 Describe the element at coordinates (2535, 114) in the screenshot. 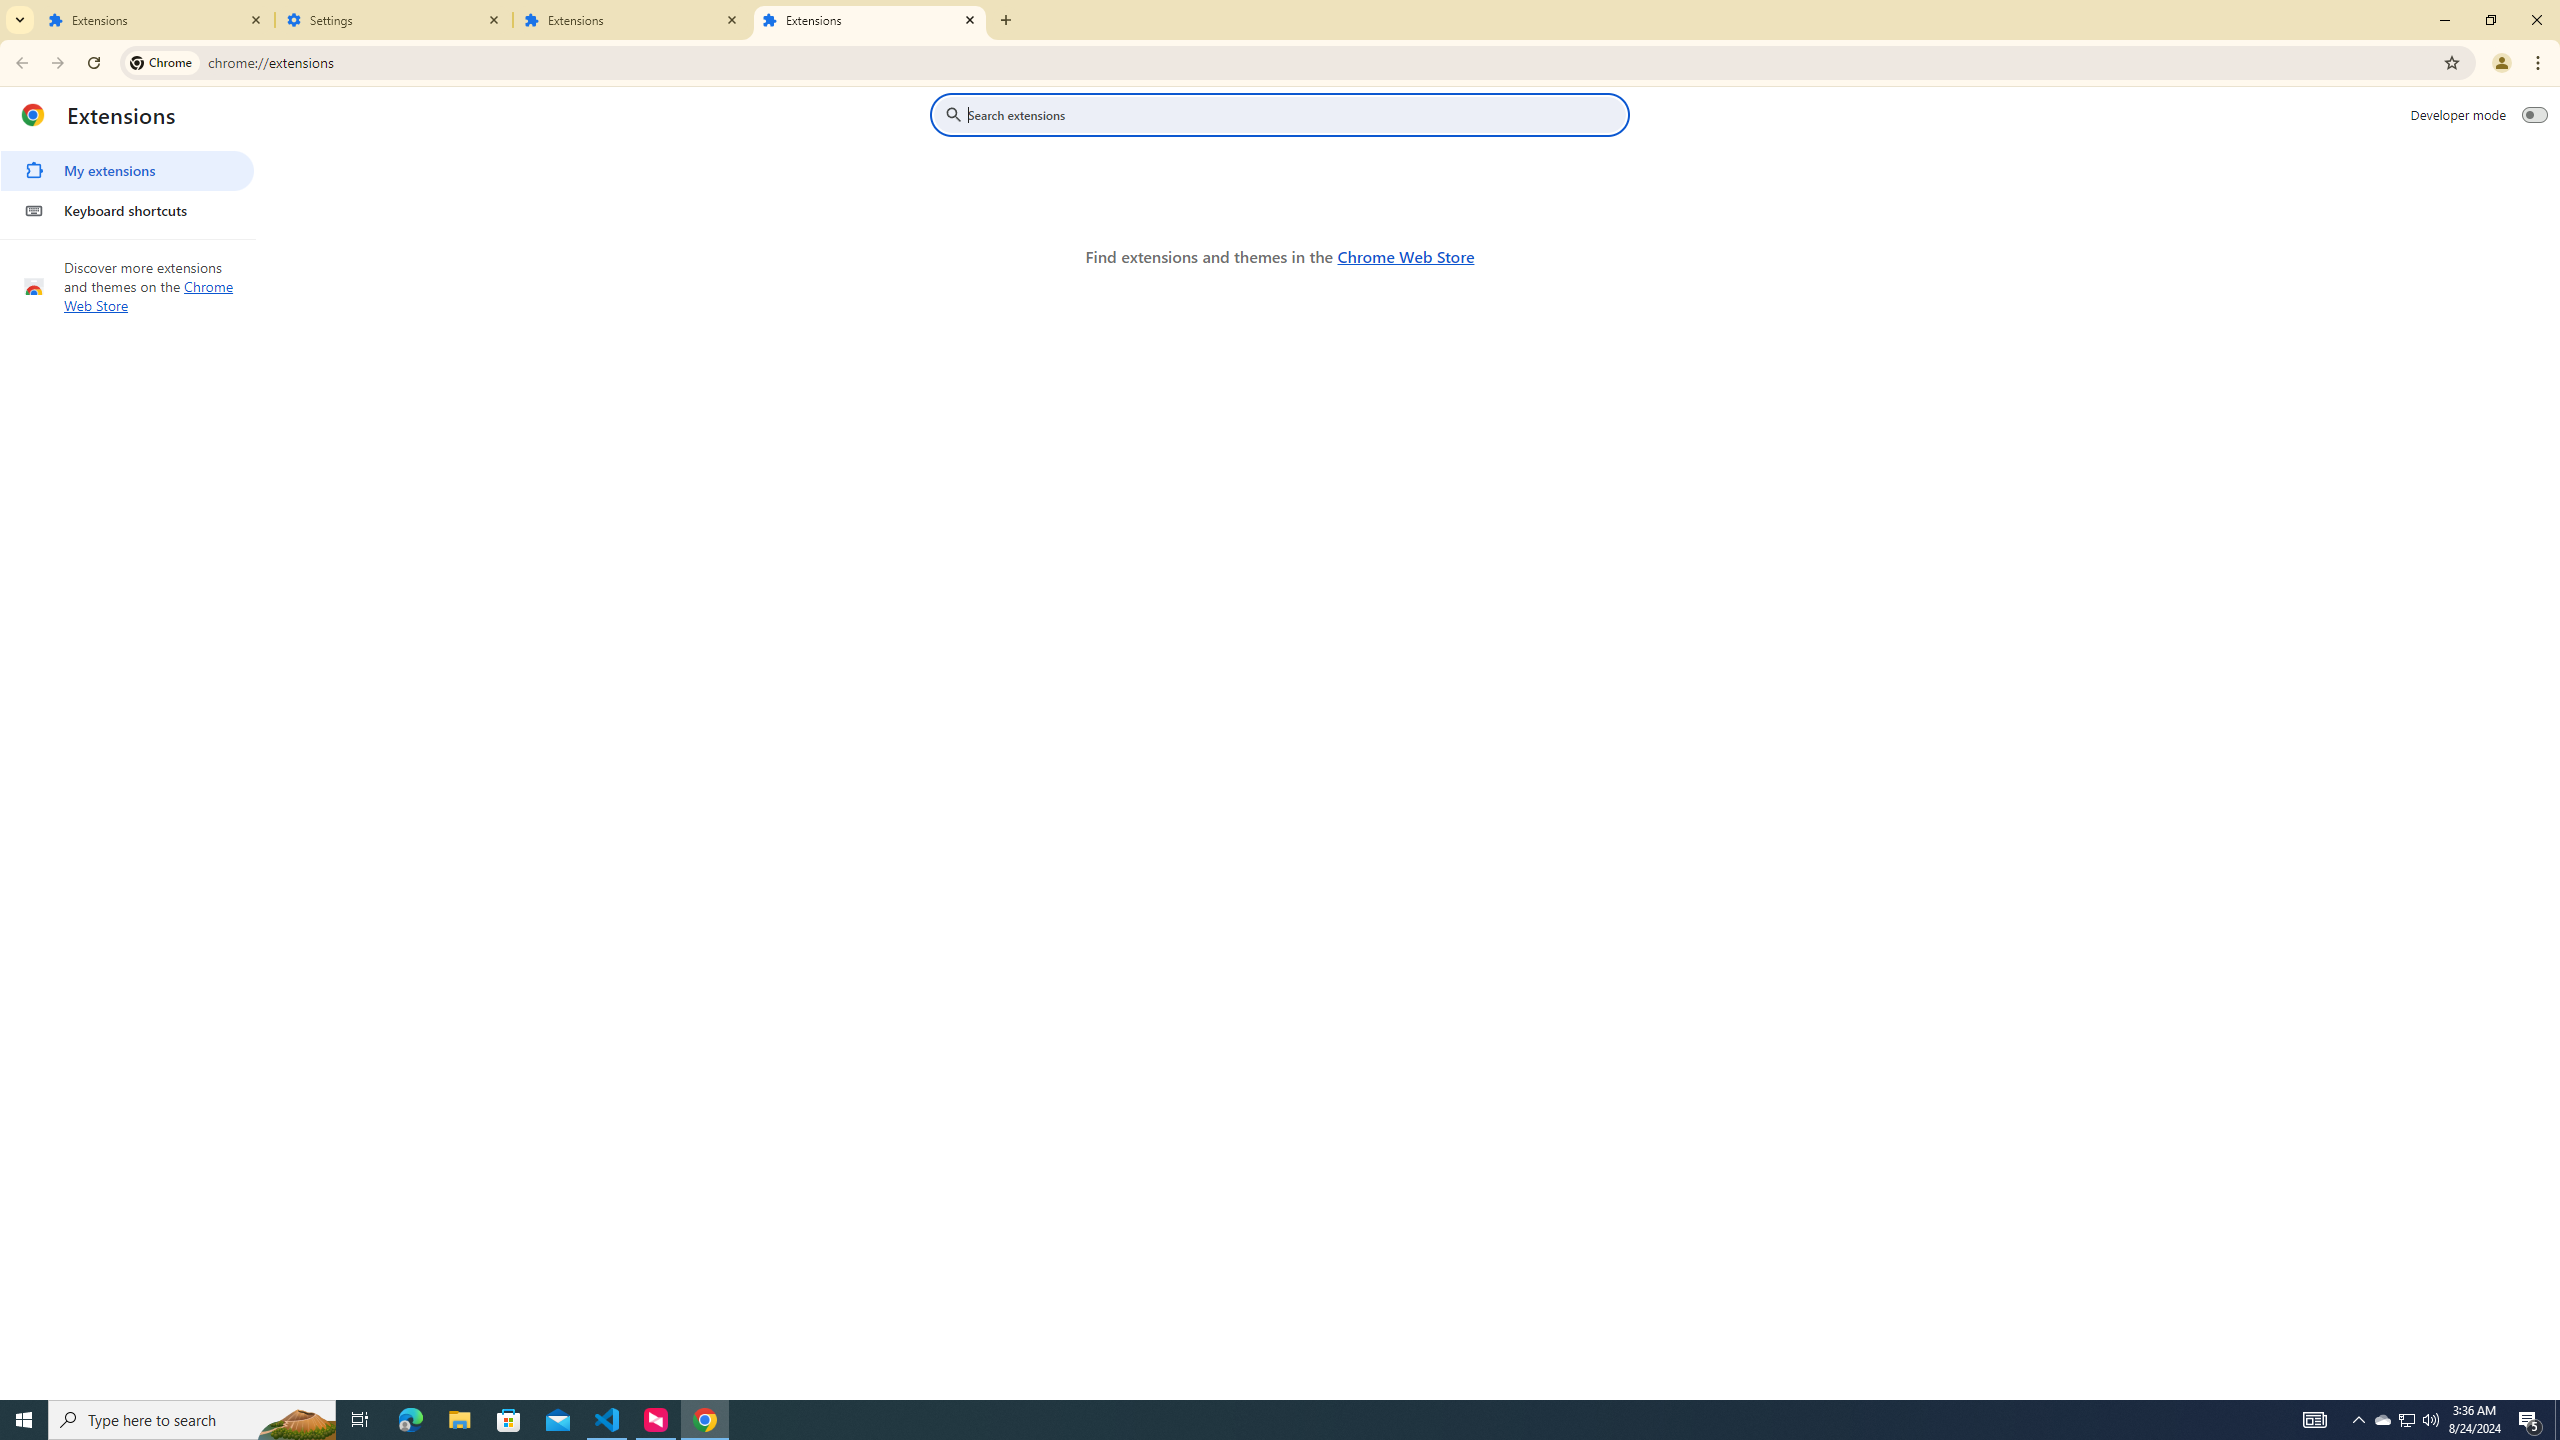

I see `'Developer mode'` at that location.